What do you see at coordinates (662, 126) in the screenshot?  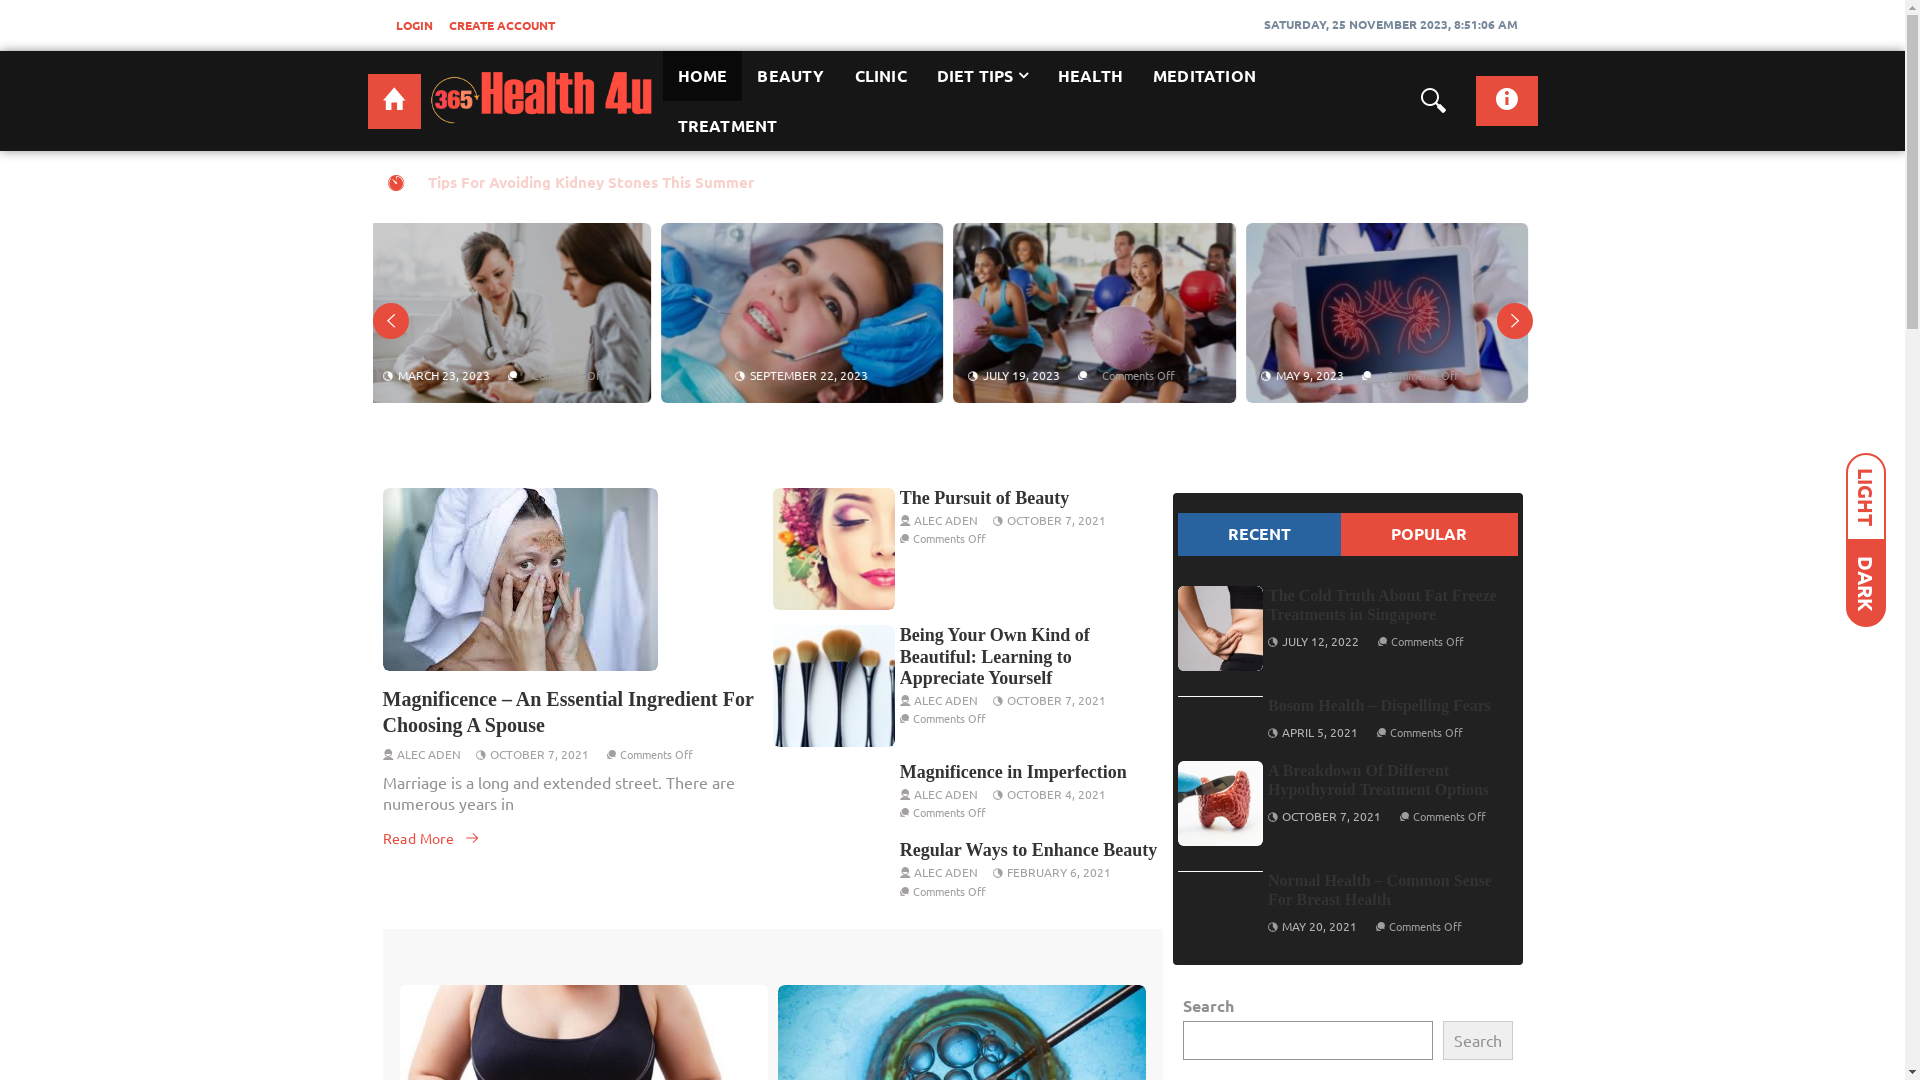 I see `'TREATMENT'` at bounding box center [662, 126].